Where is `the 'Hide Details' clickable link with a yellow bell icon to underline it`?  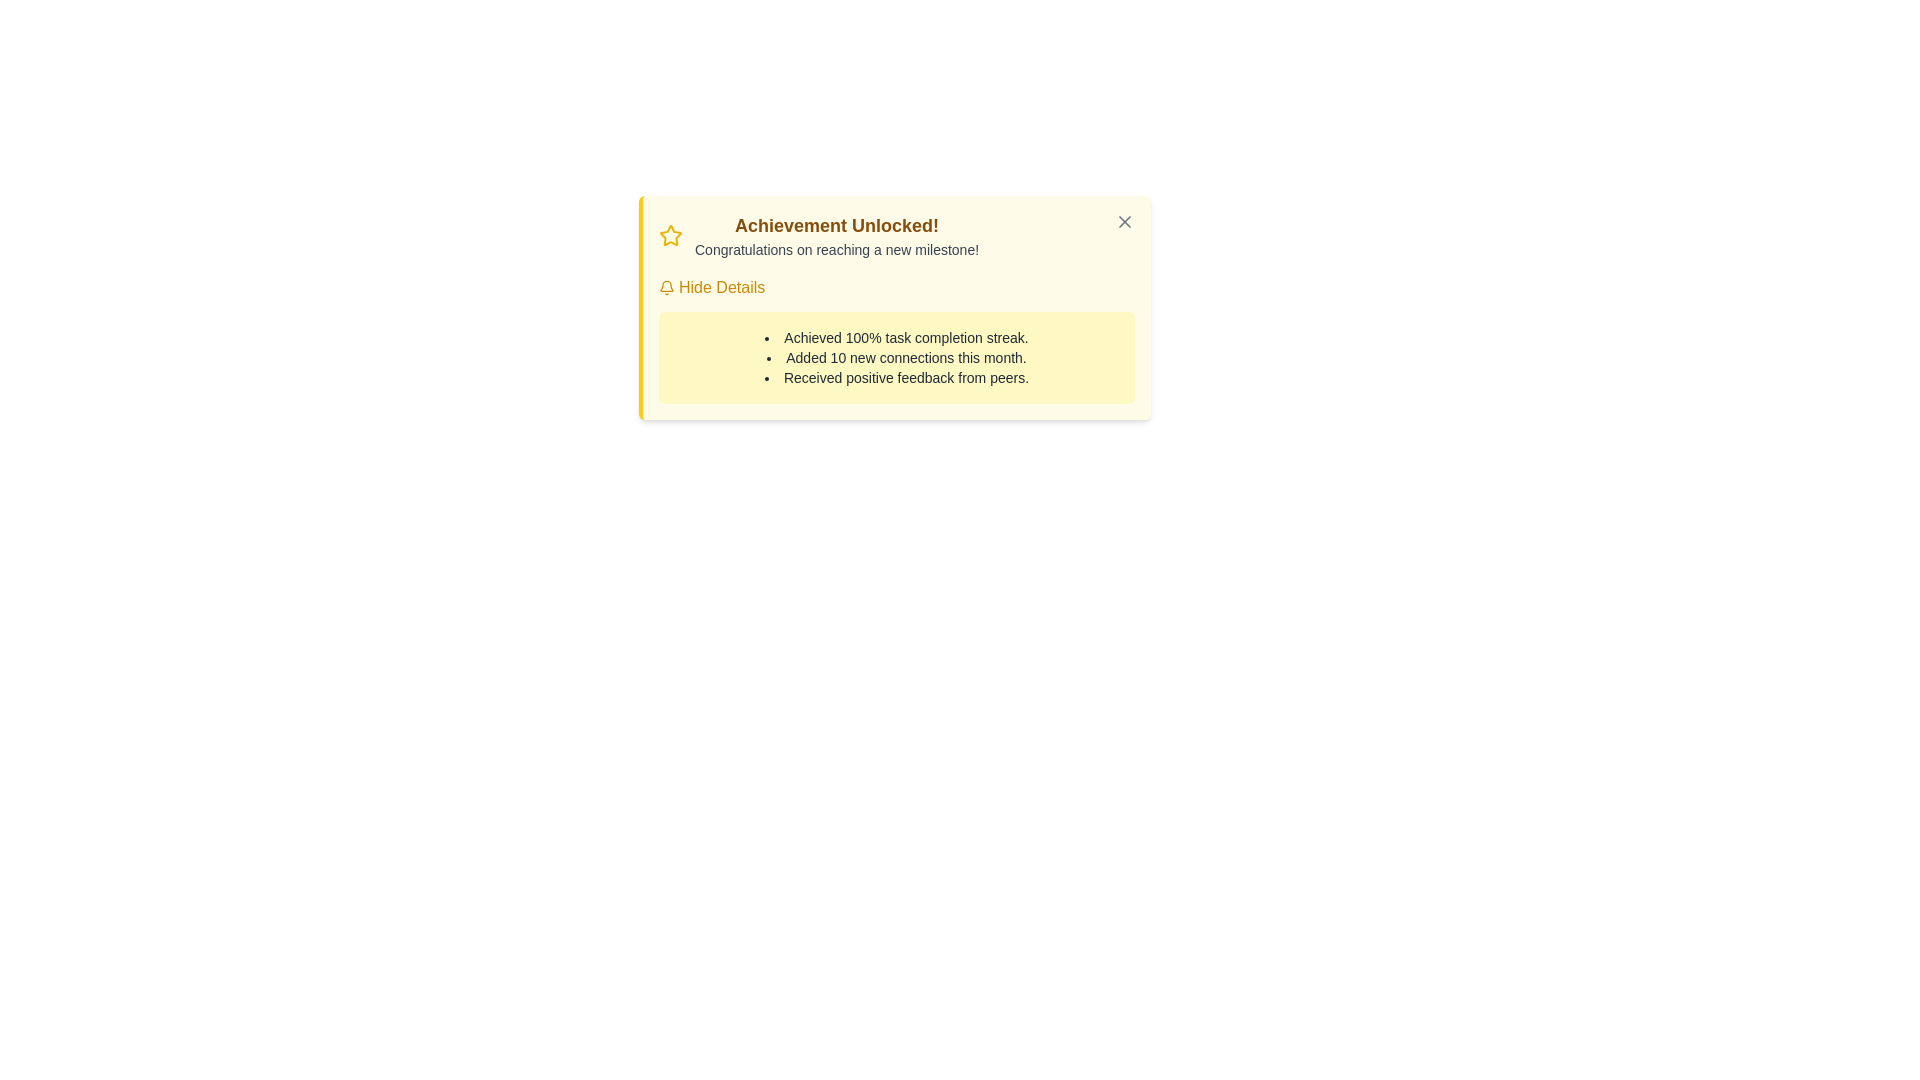
the 'Hide Details' clickable link with a yellow bell icon to underline it is located at coordinates (712, 288).